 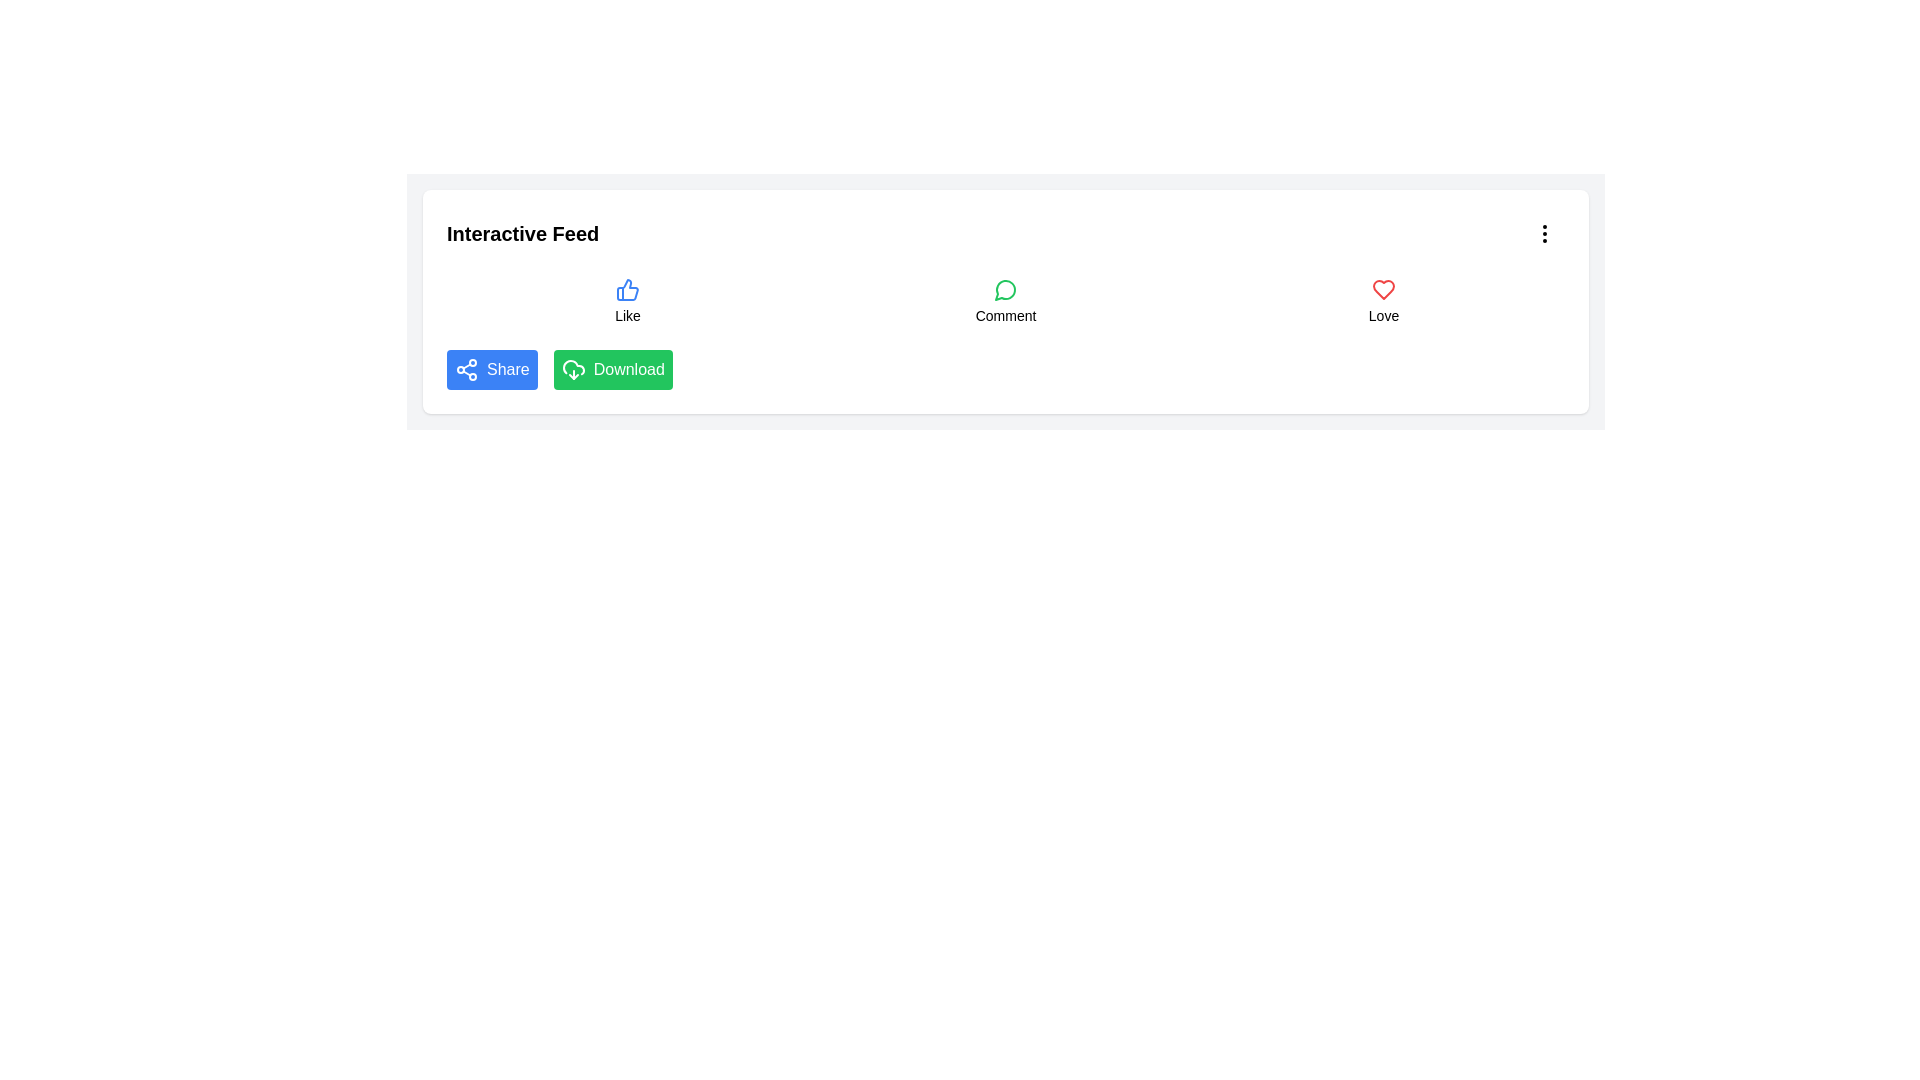 I want to click on the red heart icon located at the bottom-right area of the interactive feed section, so click(x=1382, y=289).